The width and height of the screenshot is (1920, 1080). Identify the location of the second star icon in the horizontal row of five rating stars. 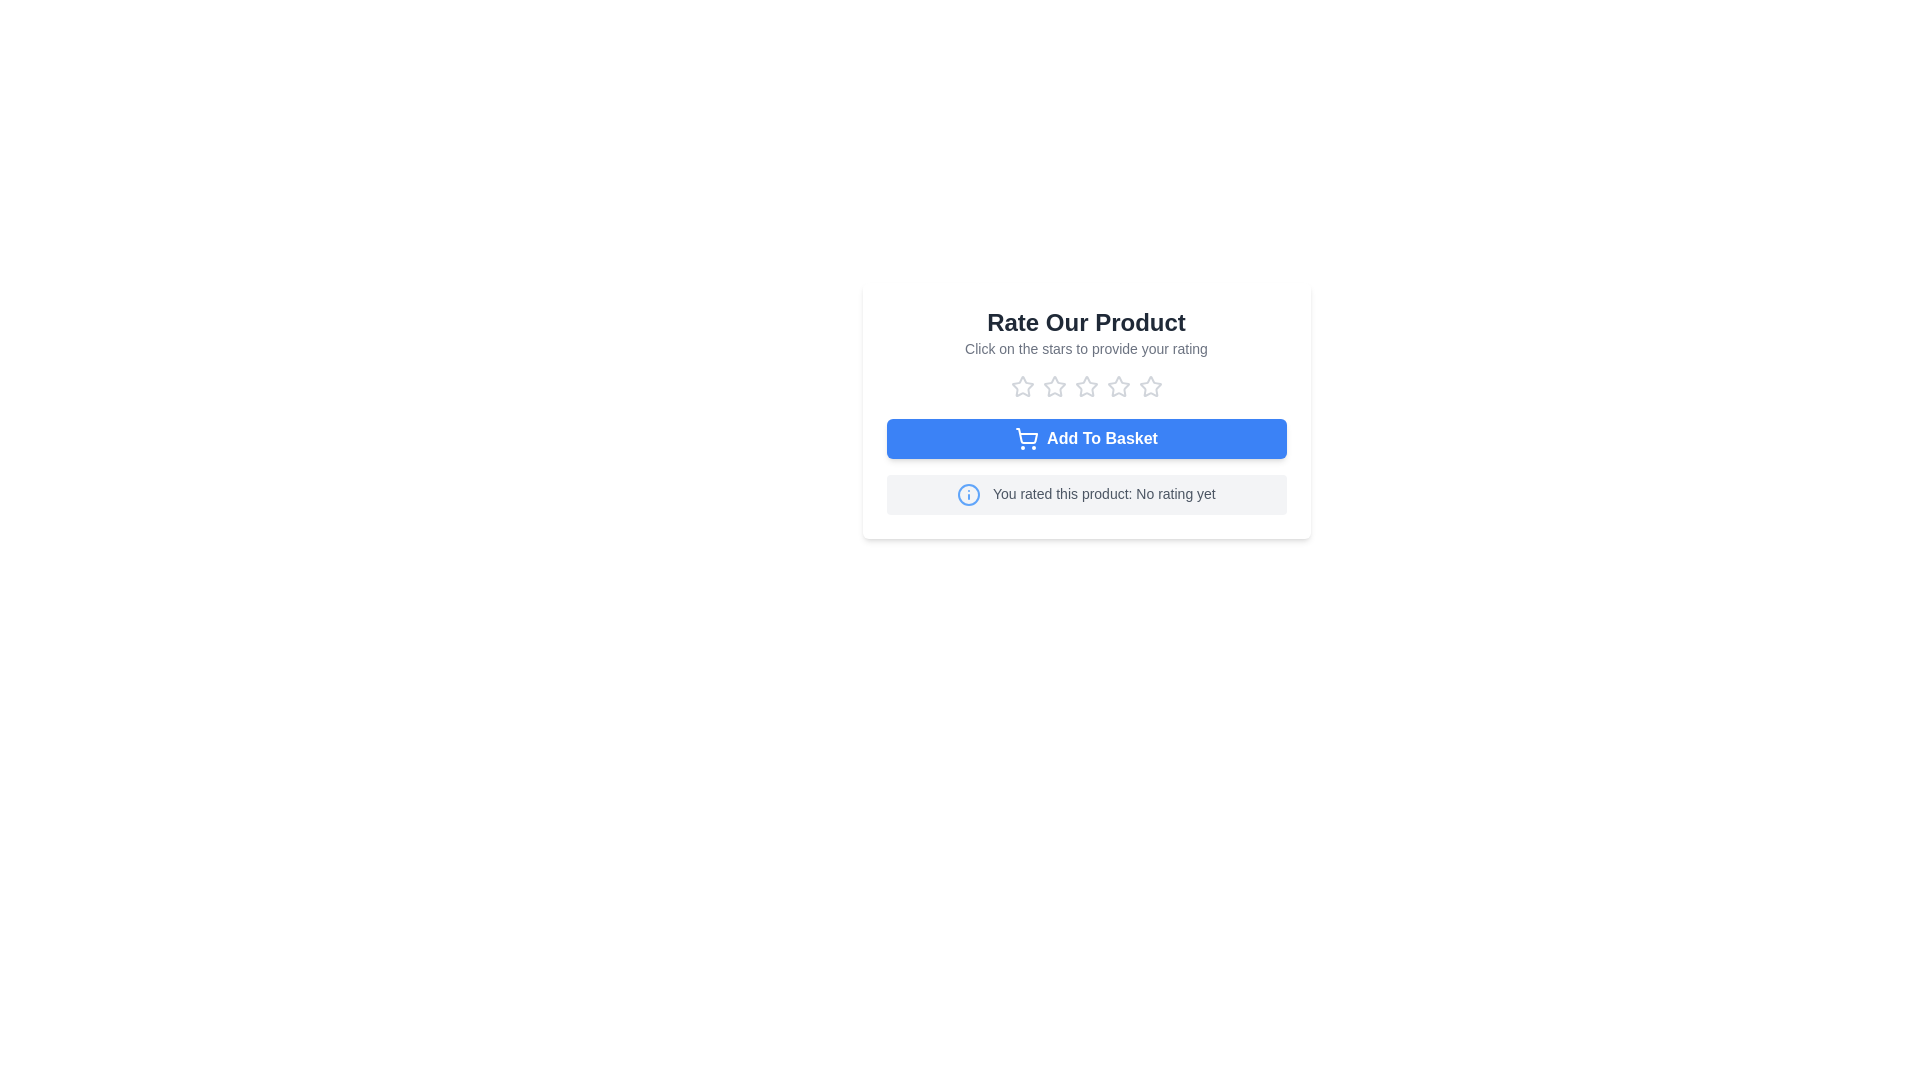
(1053, 385).